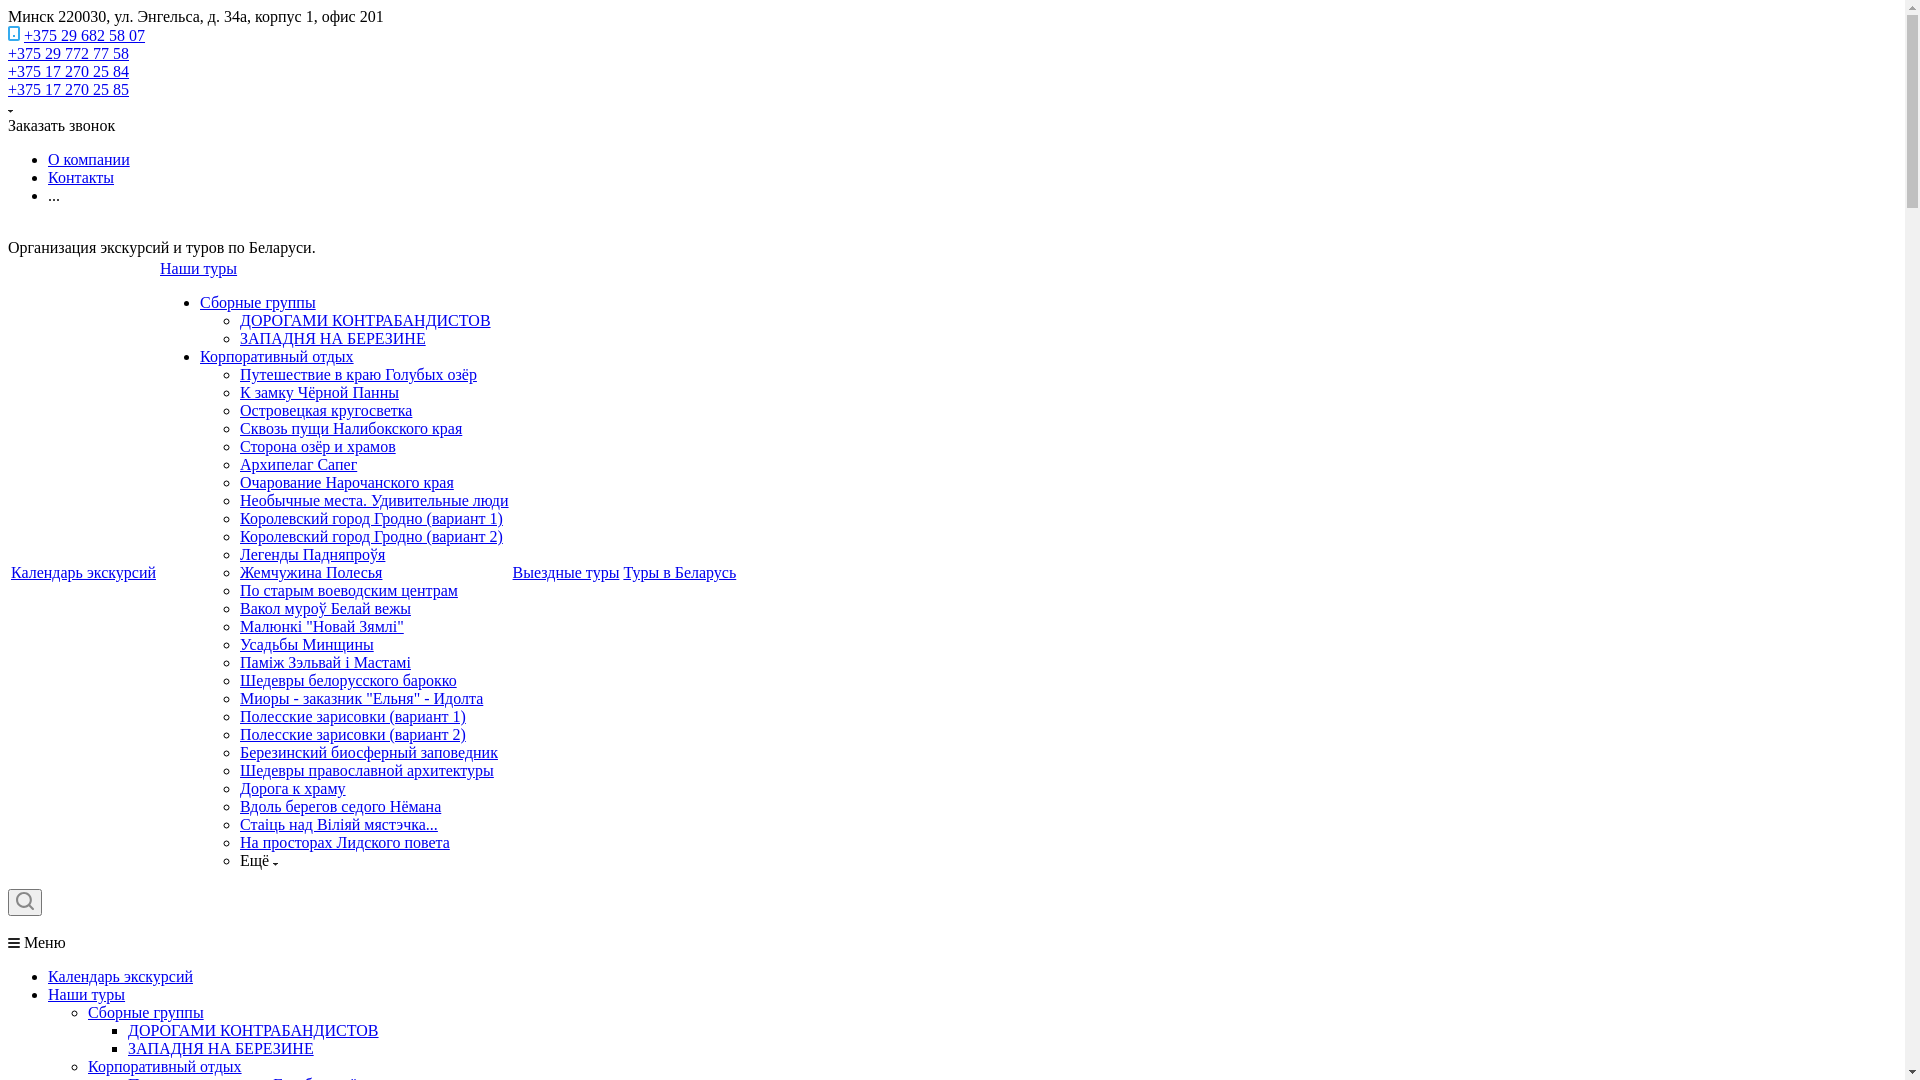 The image size is (1920, 1080). I want to click on '+375 29 772 77 58', so click(68, 52).